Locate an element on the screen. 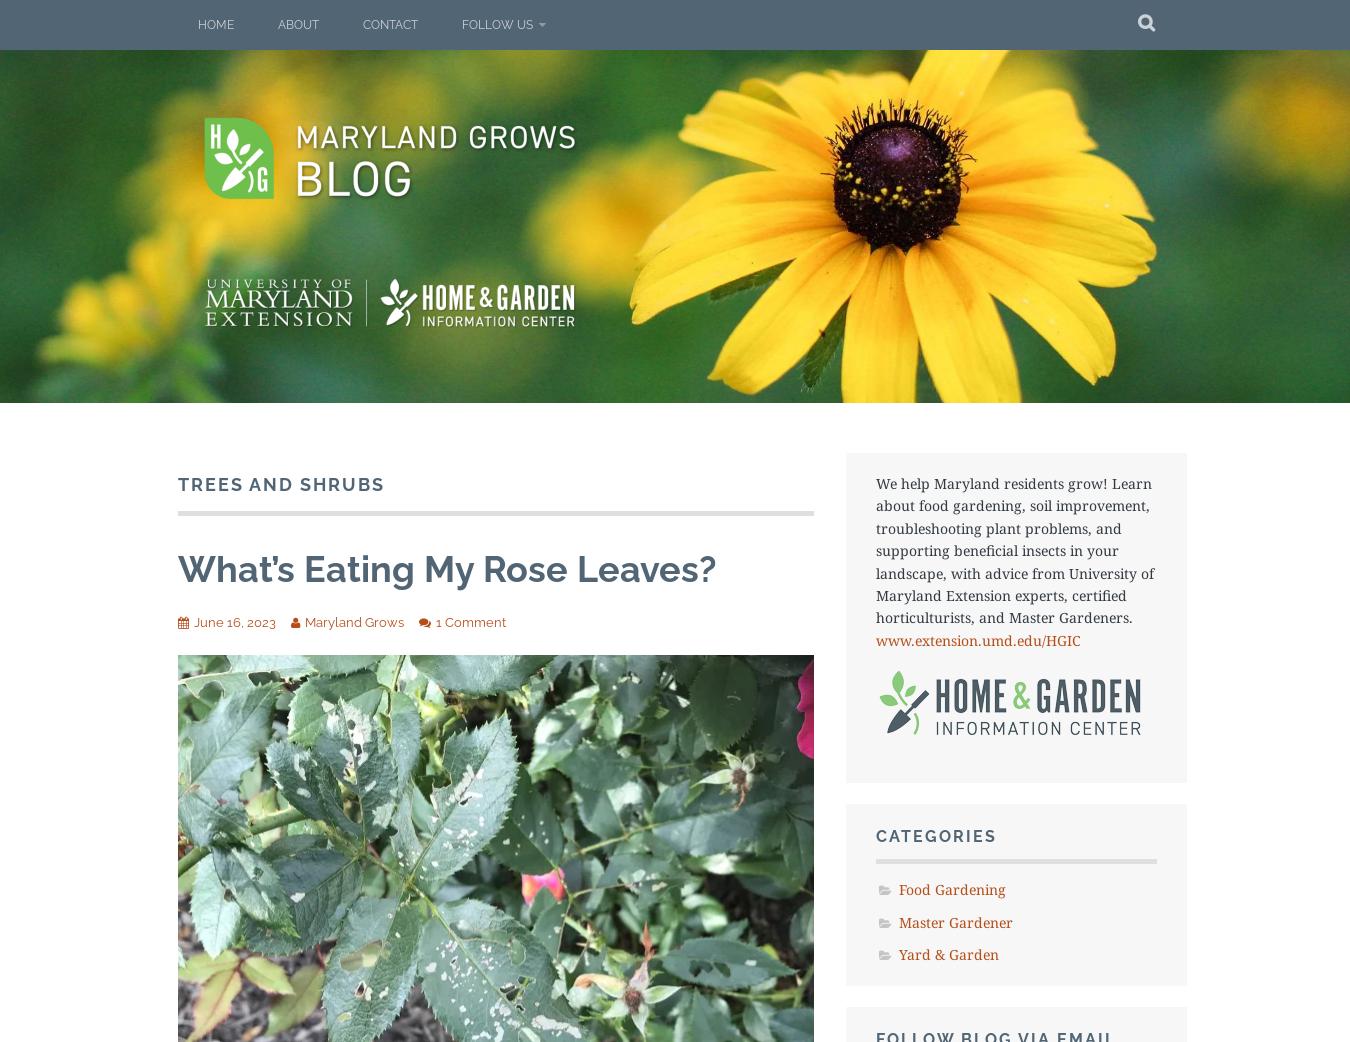 The width and height of the screenshot is (1350, 1042). 'June 16, 2023' is located at coordinates (234, 622).